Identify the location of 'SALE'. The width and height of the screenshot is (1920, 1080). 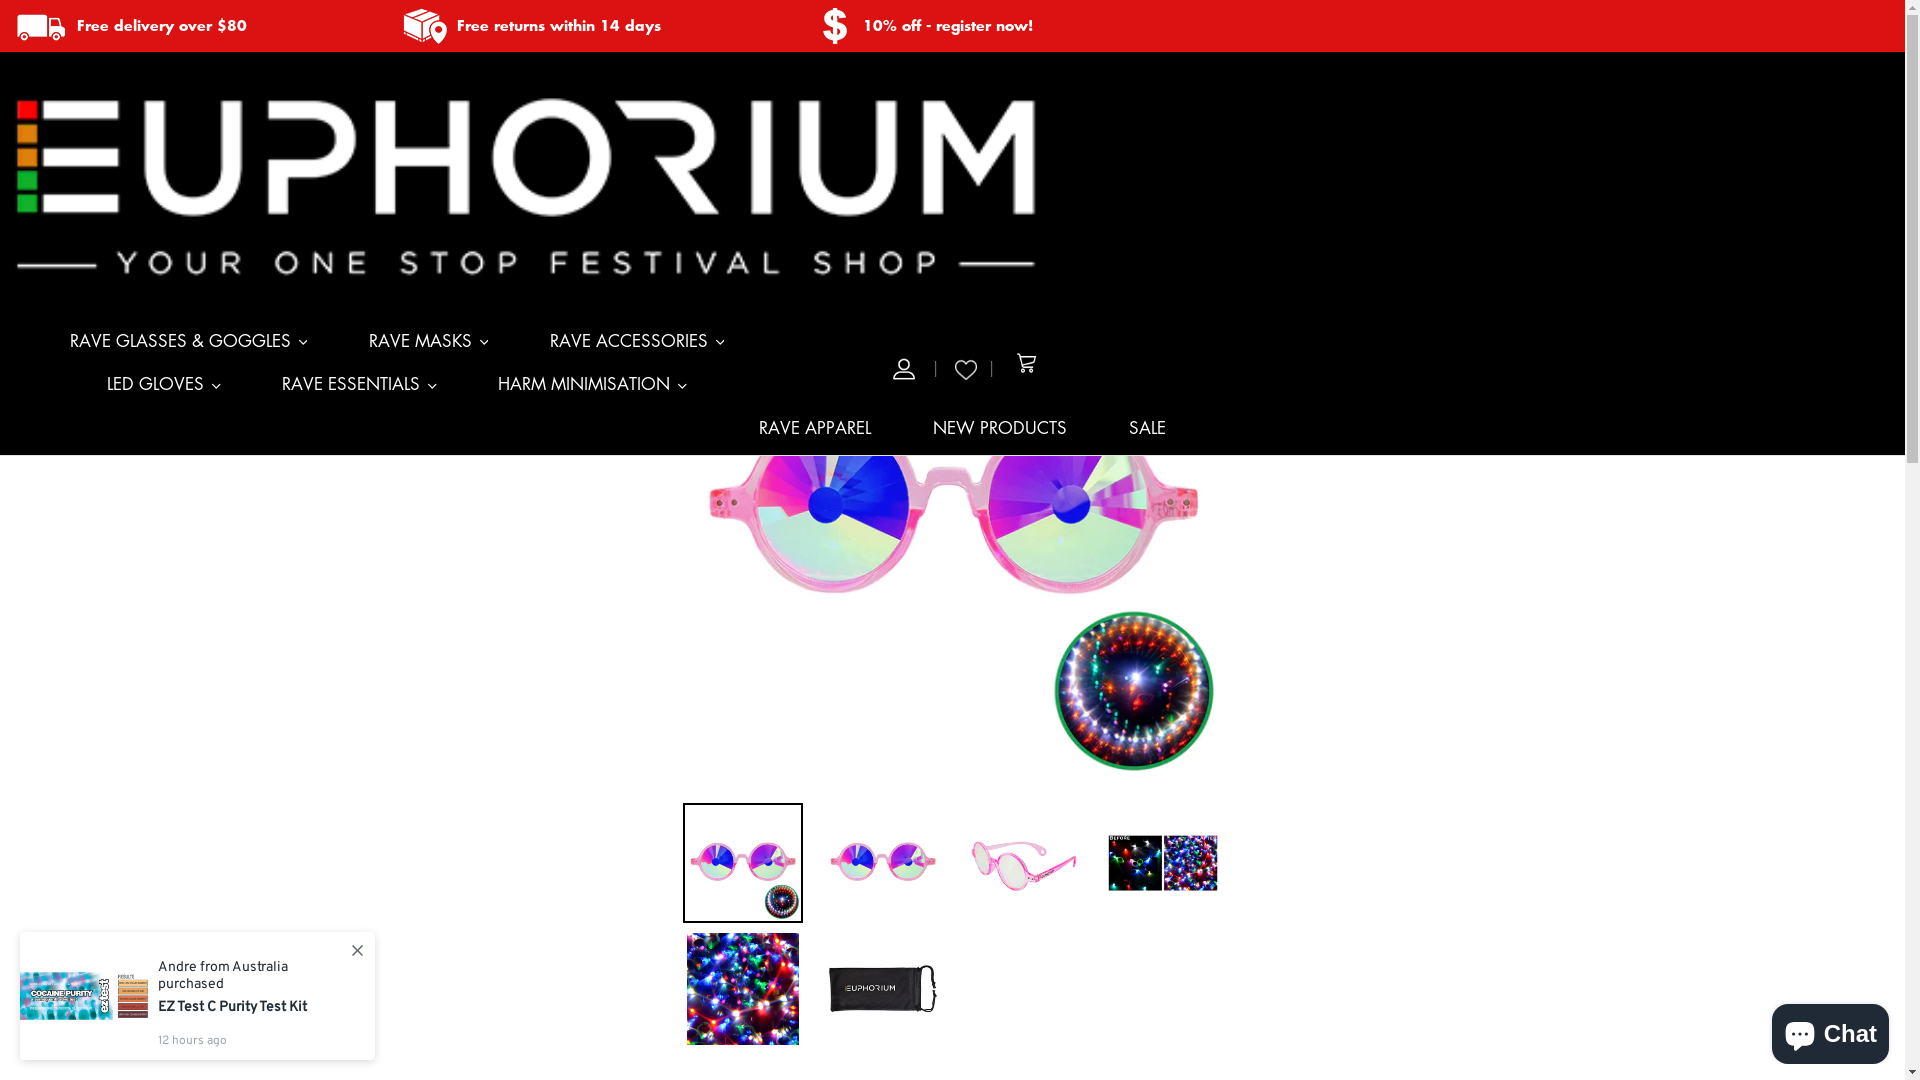
(1147, 433).